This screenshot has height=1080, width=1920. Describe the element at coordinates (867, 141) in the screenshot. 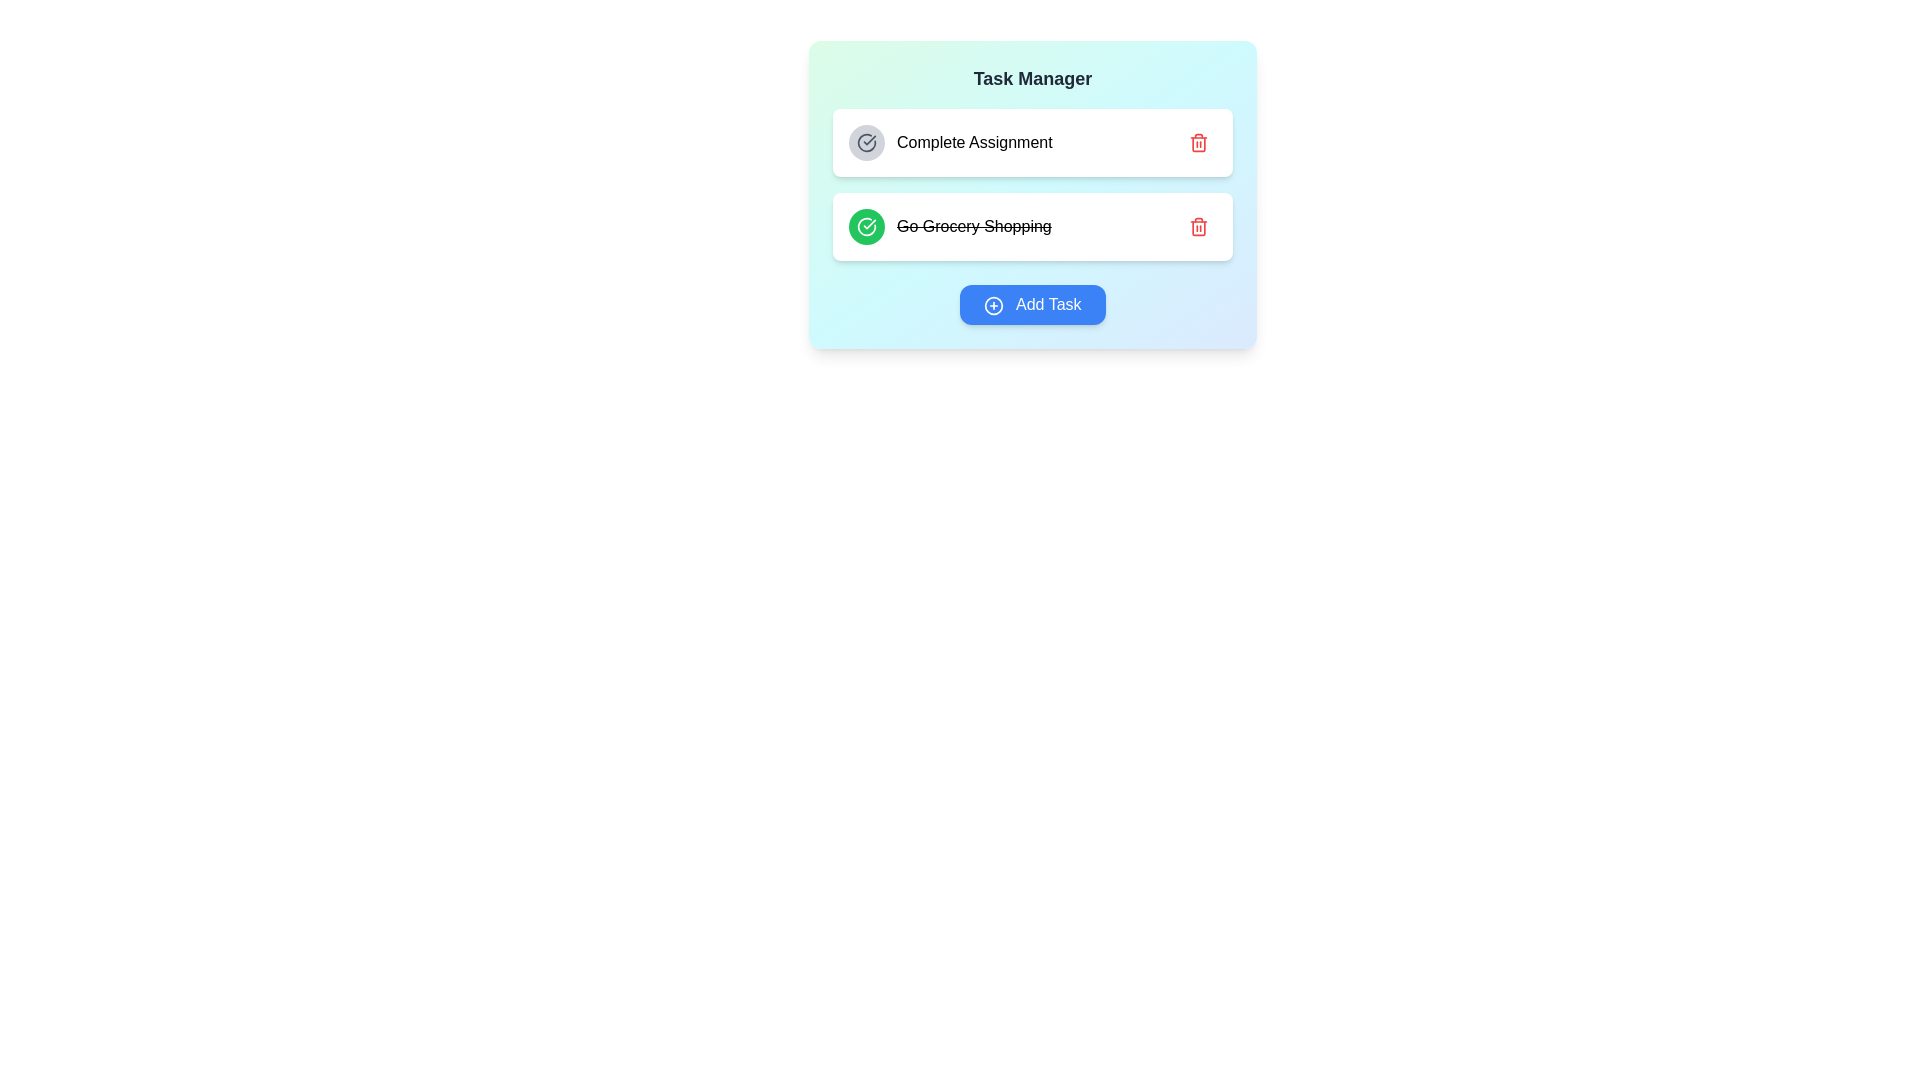

I see `the circular checkmark icon with a gray outline, indicating a completed task, located to the left of the 'Complete Assignment' text` at that location.